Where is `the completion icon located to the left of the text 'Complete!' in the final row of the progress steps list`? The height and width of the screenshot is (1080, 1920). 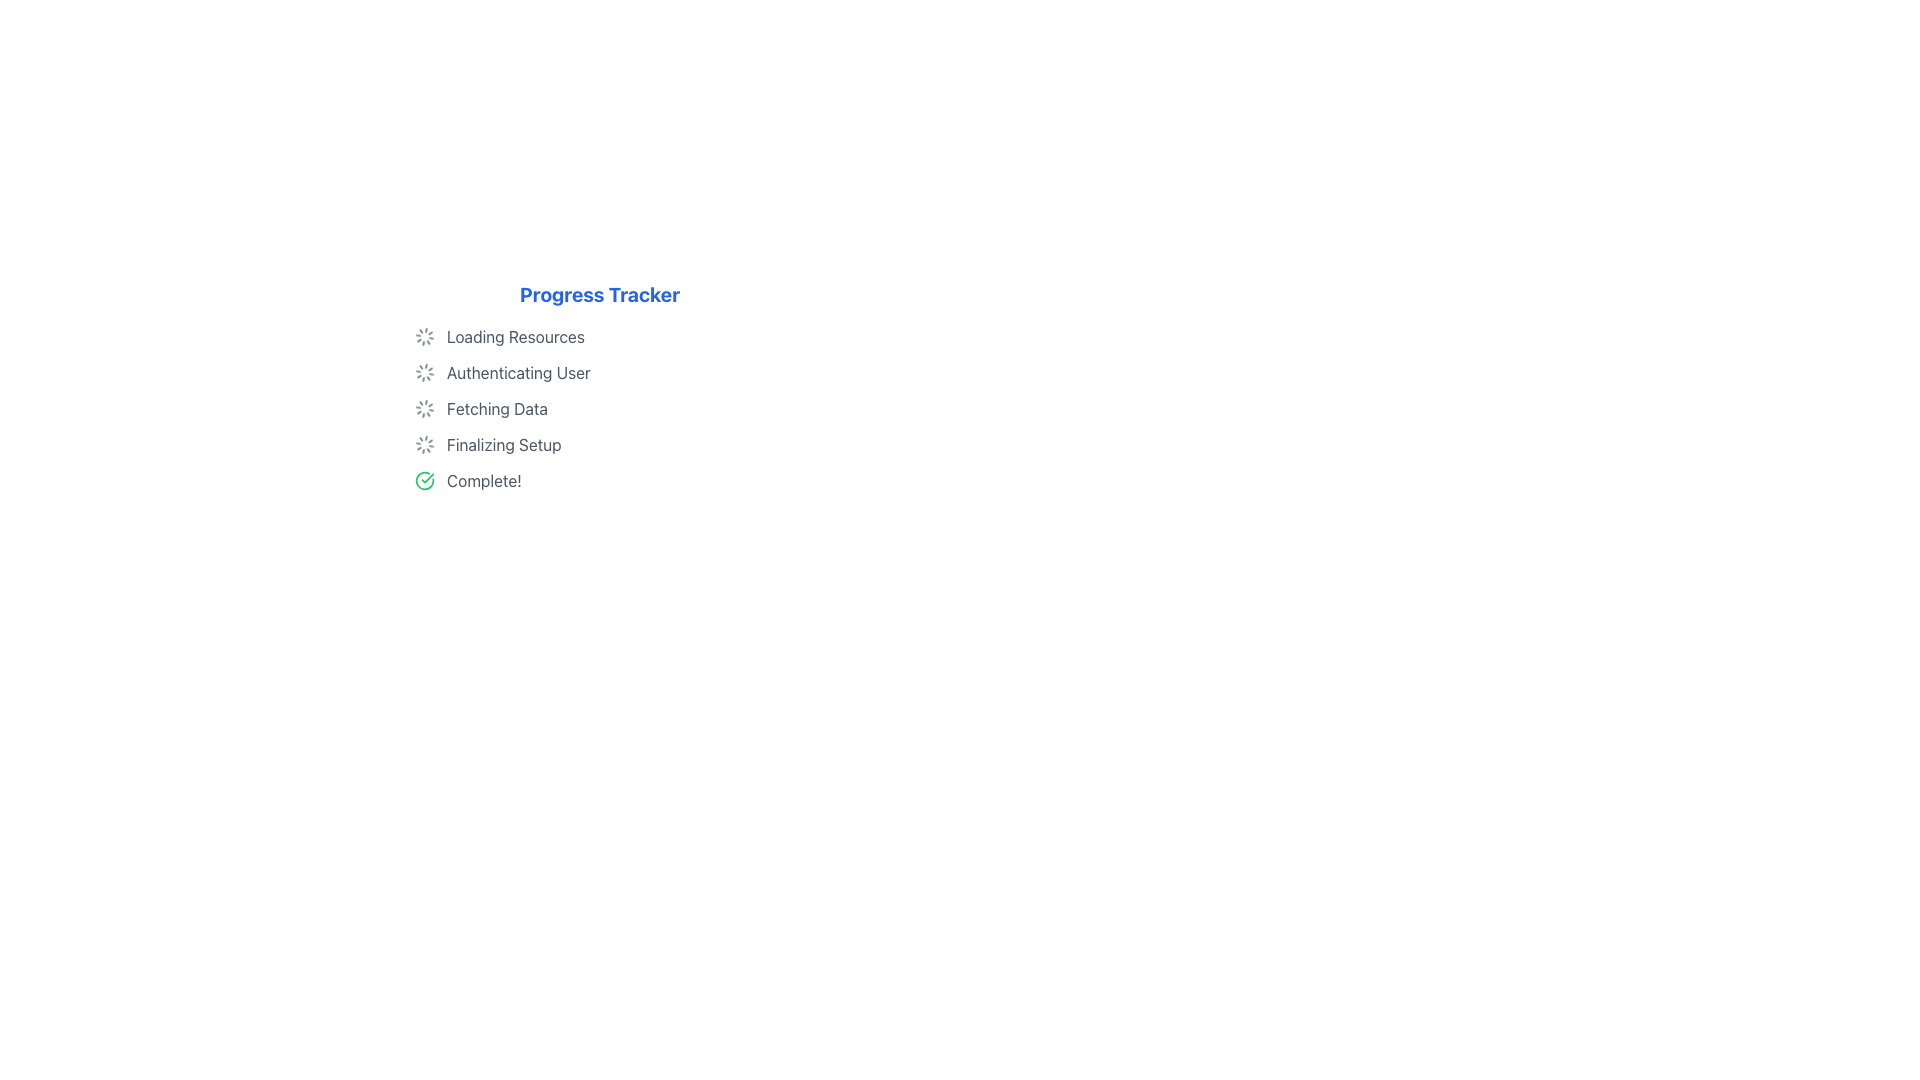
the completion icon located to the left of the text 'Complete!' in the final row of the progress steps list is located at coordinates (424, 481).